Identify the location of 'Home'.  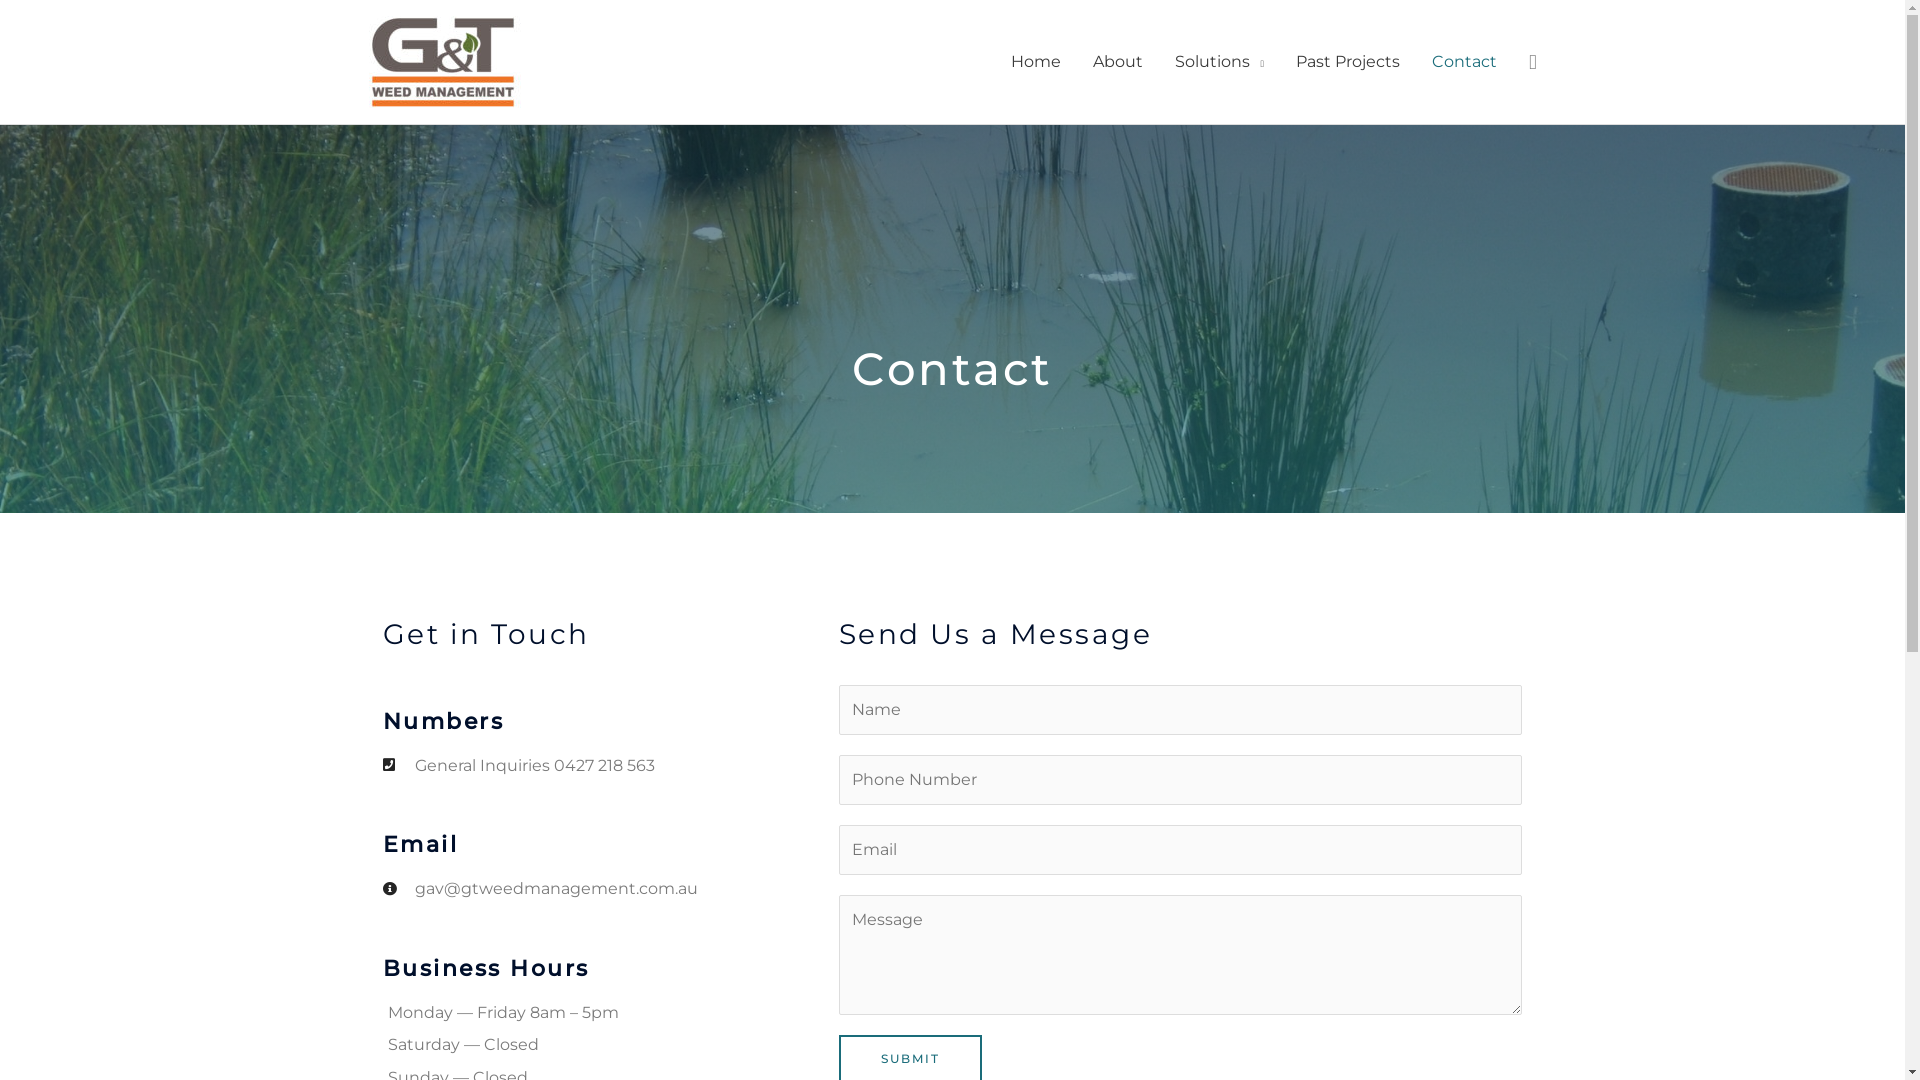
(1036, 60).